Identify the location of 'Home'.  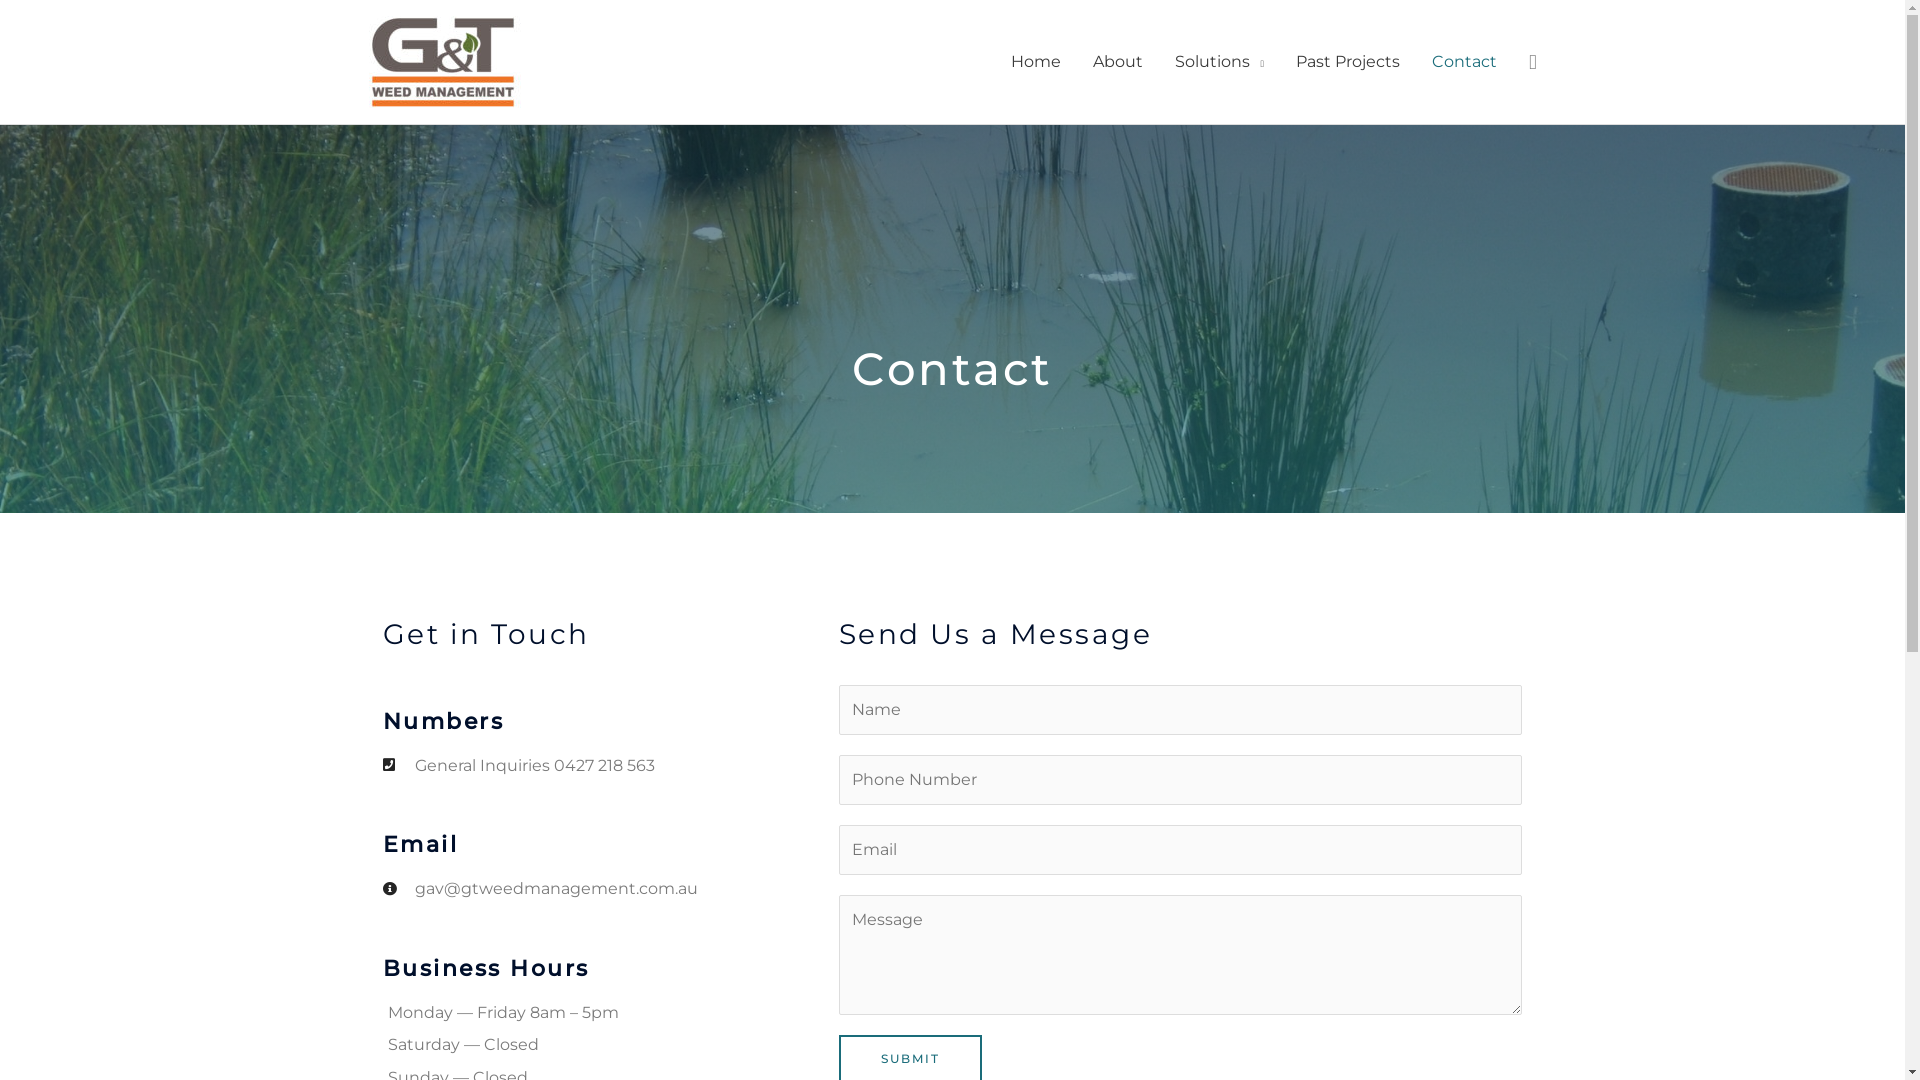
(1036, 60).